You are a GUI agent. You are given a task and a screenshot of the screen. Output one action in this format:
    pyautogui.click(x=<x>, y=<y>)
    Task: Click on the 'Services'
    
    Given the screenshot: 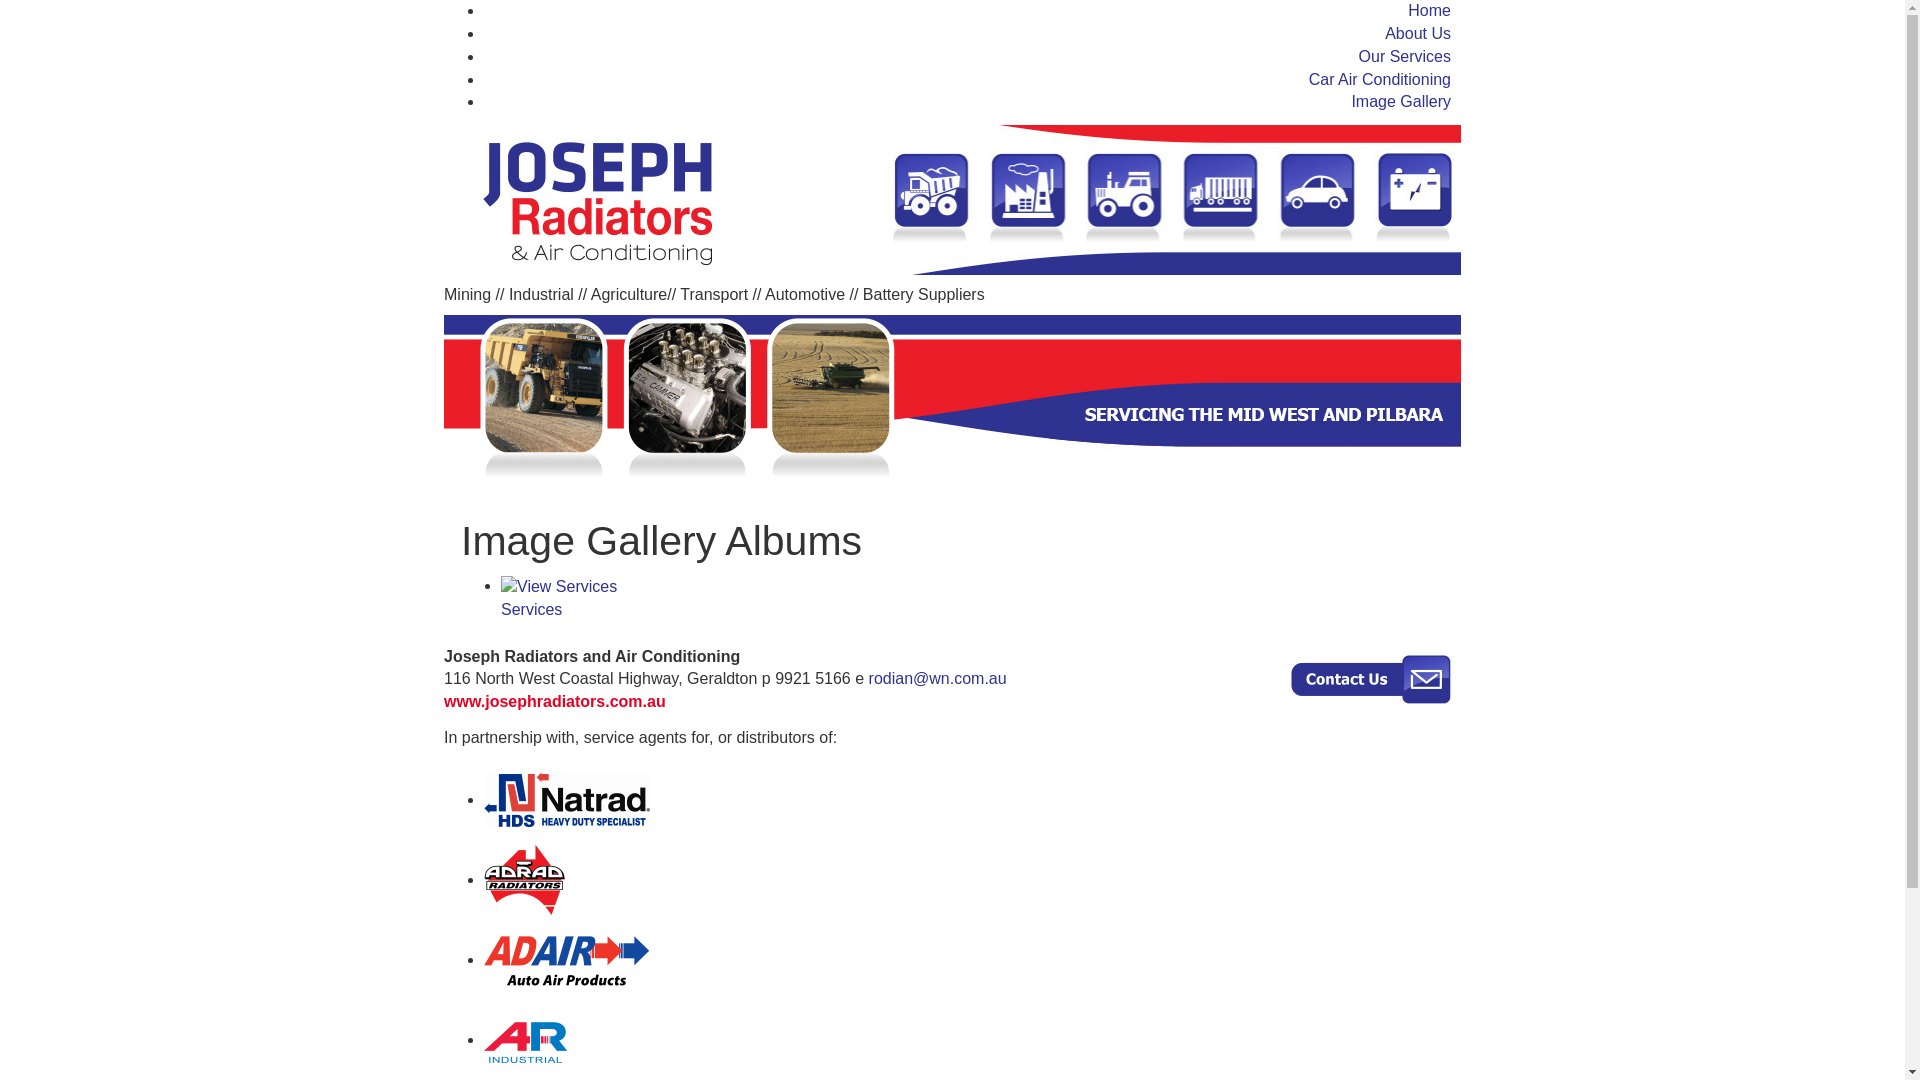 What is the action you would take?
    pyautogui.click(x=558, y=586)
    